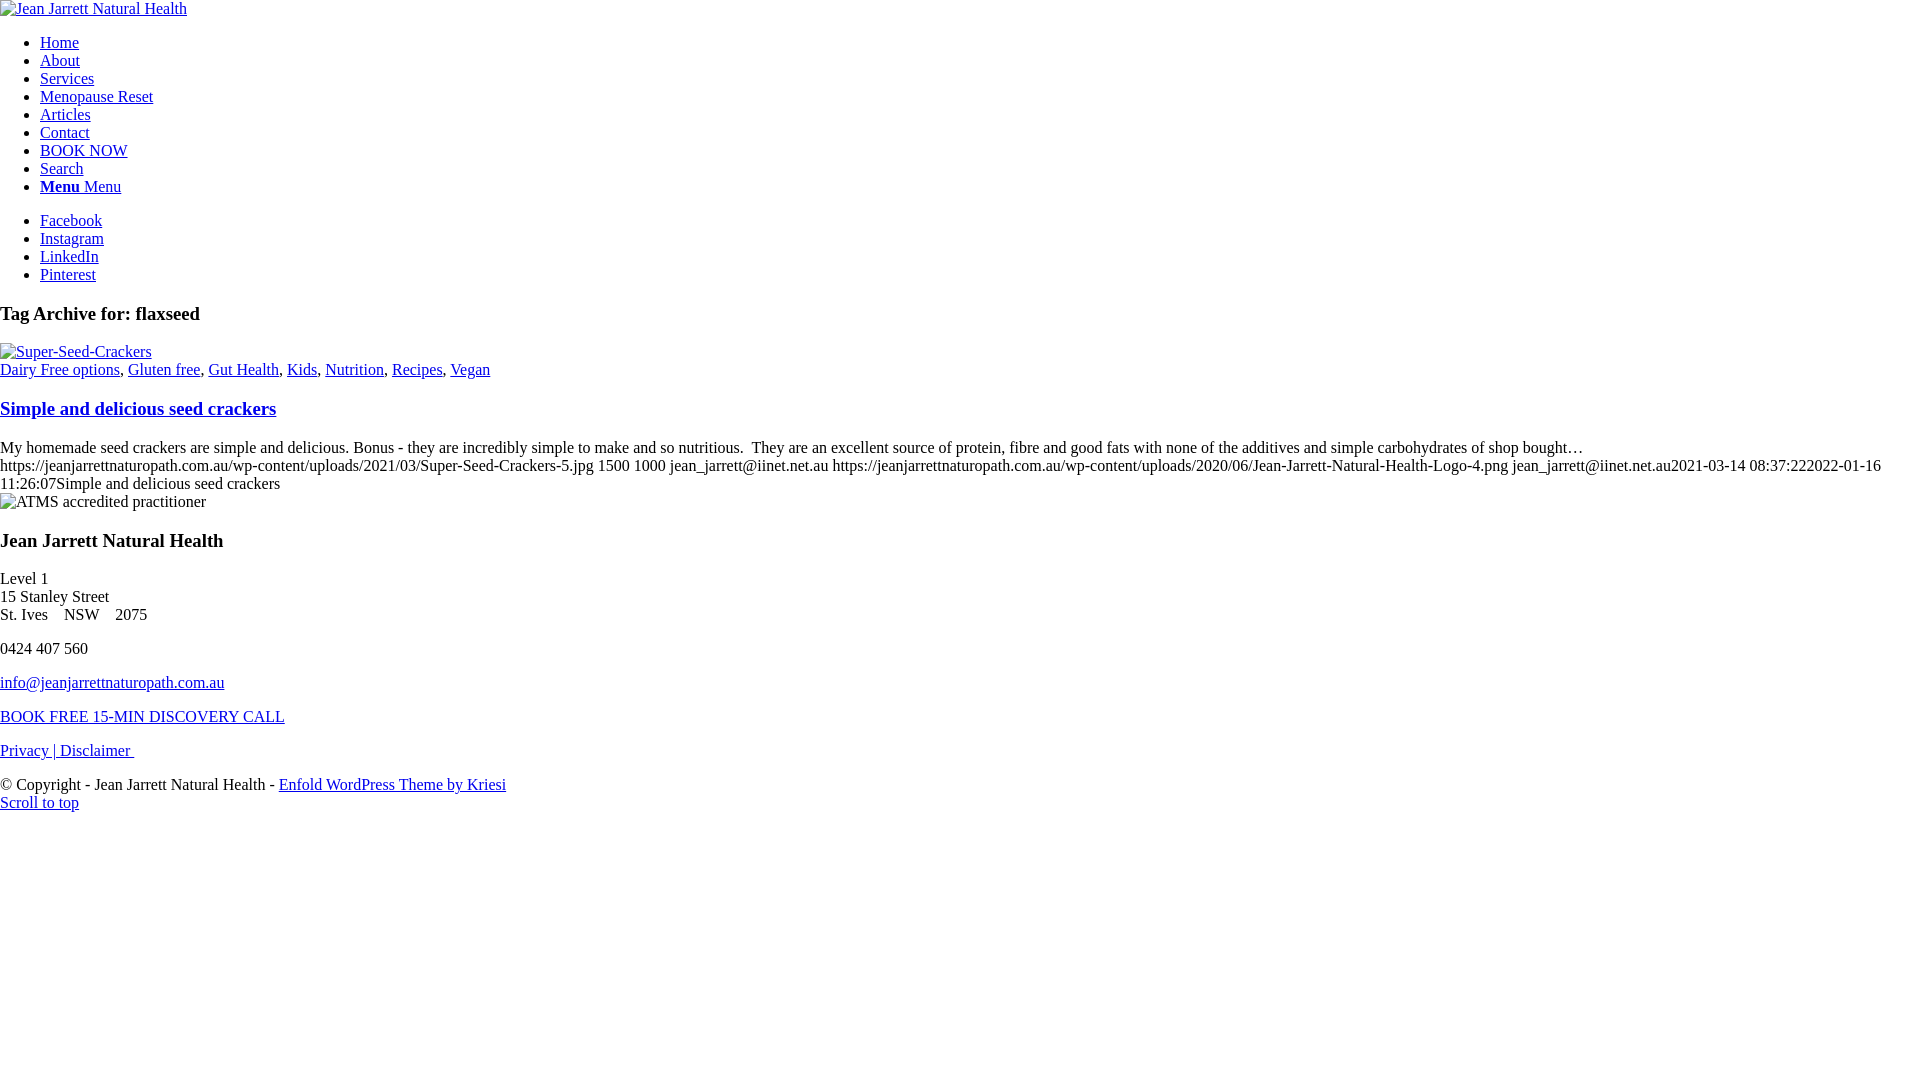  Describe the element at coordinates (0, 715) in the screenshot. I see `'BOOK FREE 15-MIN DISCOVERY CALL'` at that location.